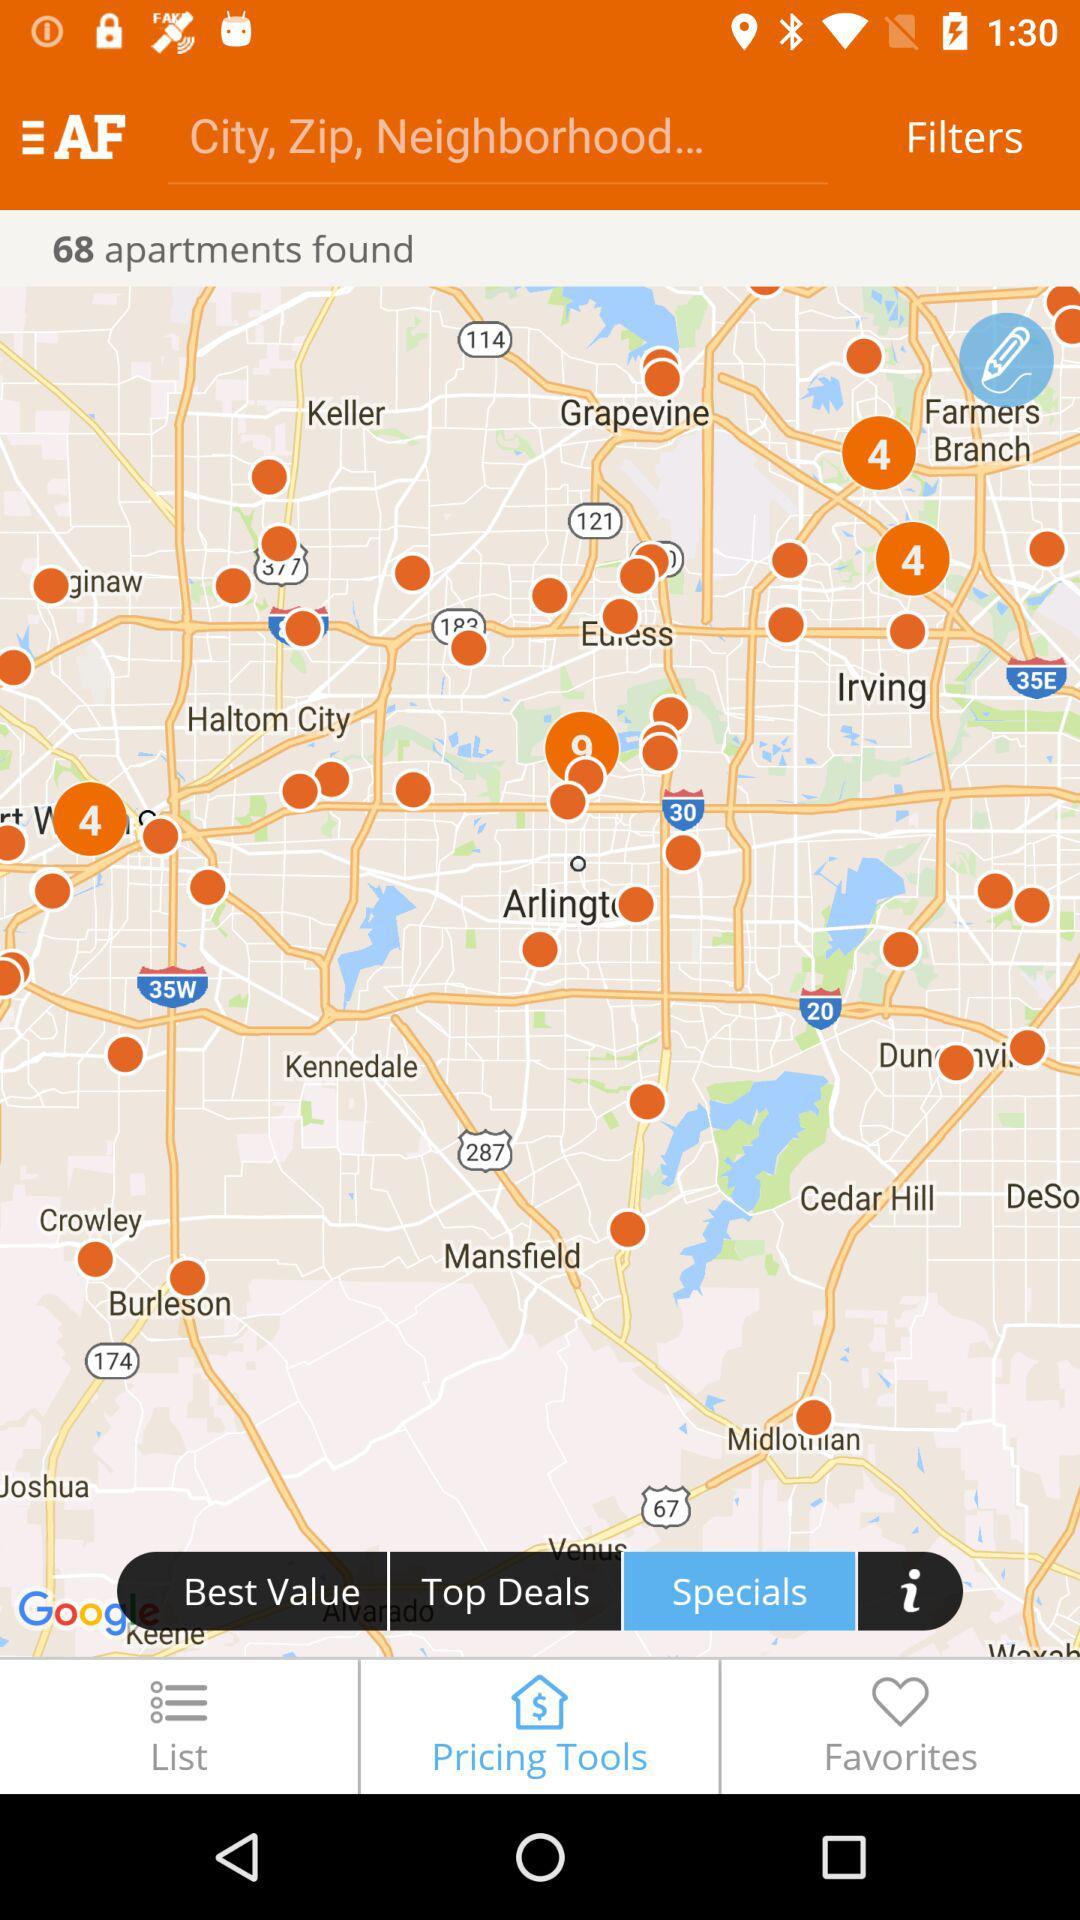 This screenshot has height=1920, width=1080. I want to click on the filters, so click(963, 135).